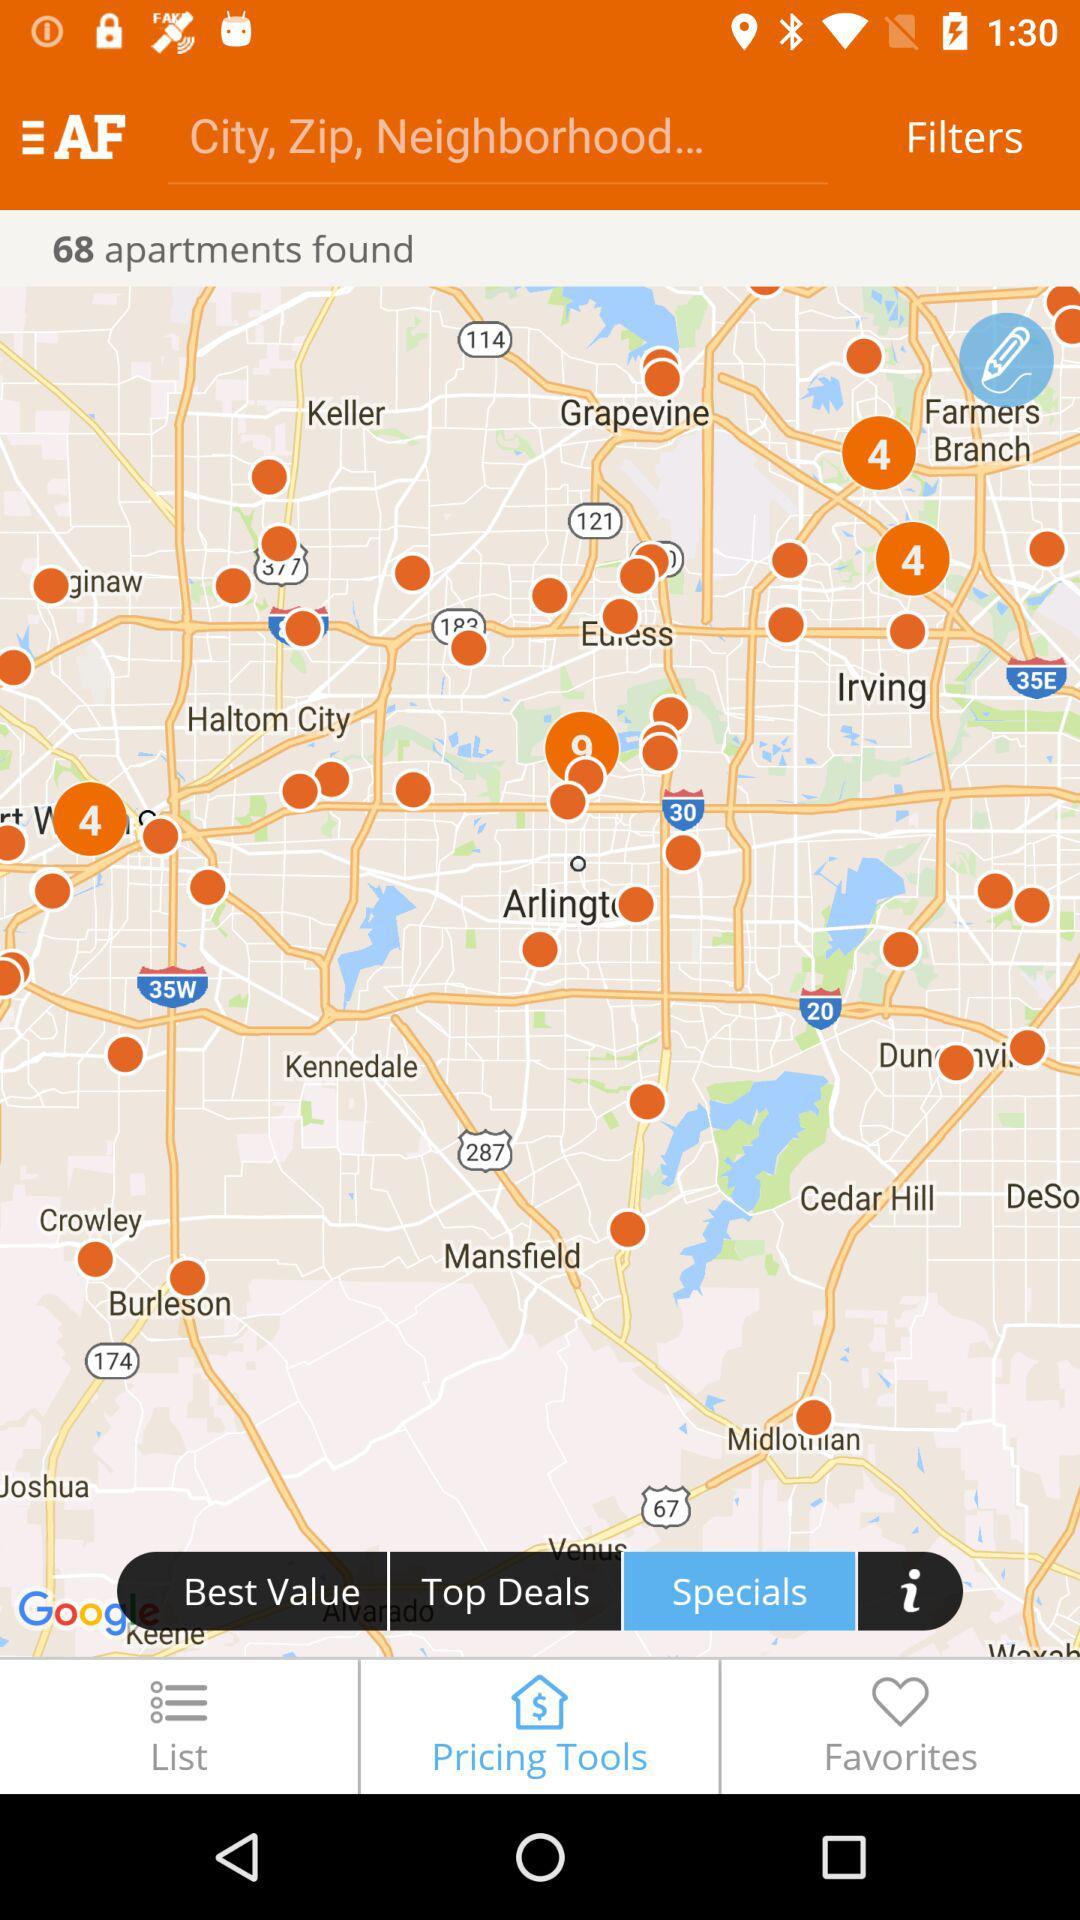 This screenshot has height=1920, width=1080. I want to click on the filters, so click(963, 135).